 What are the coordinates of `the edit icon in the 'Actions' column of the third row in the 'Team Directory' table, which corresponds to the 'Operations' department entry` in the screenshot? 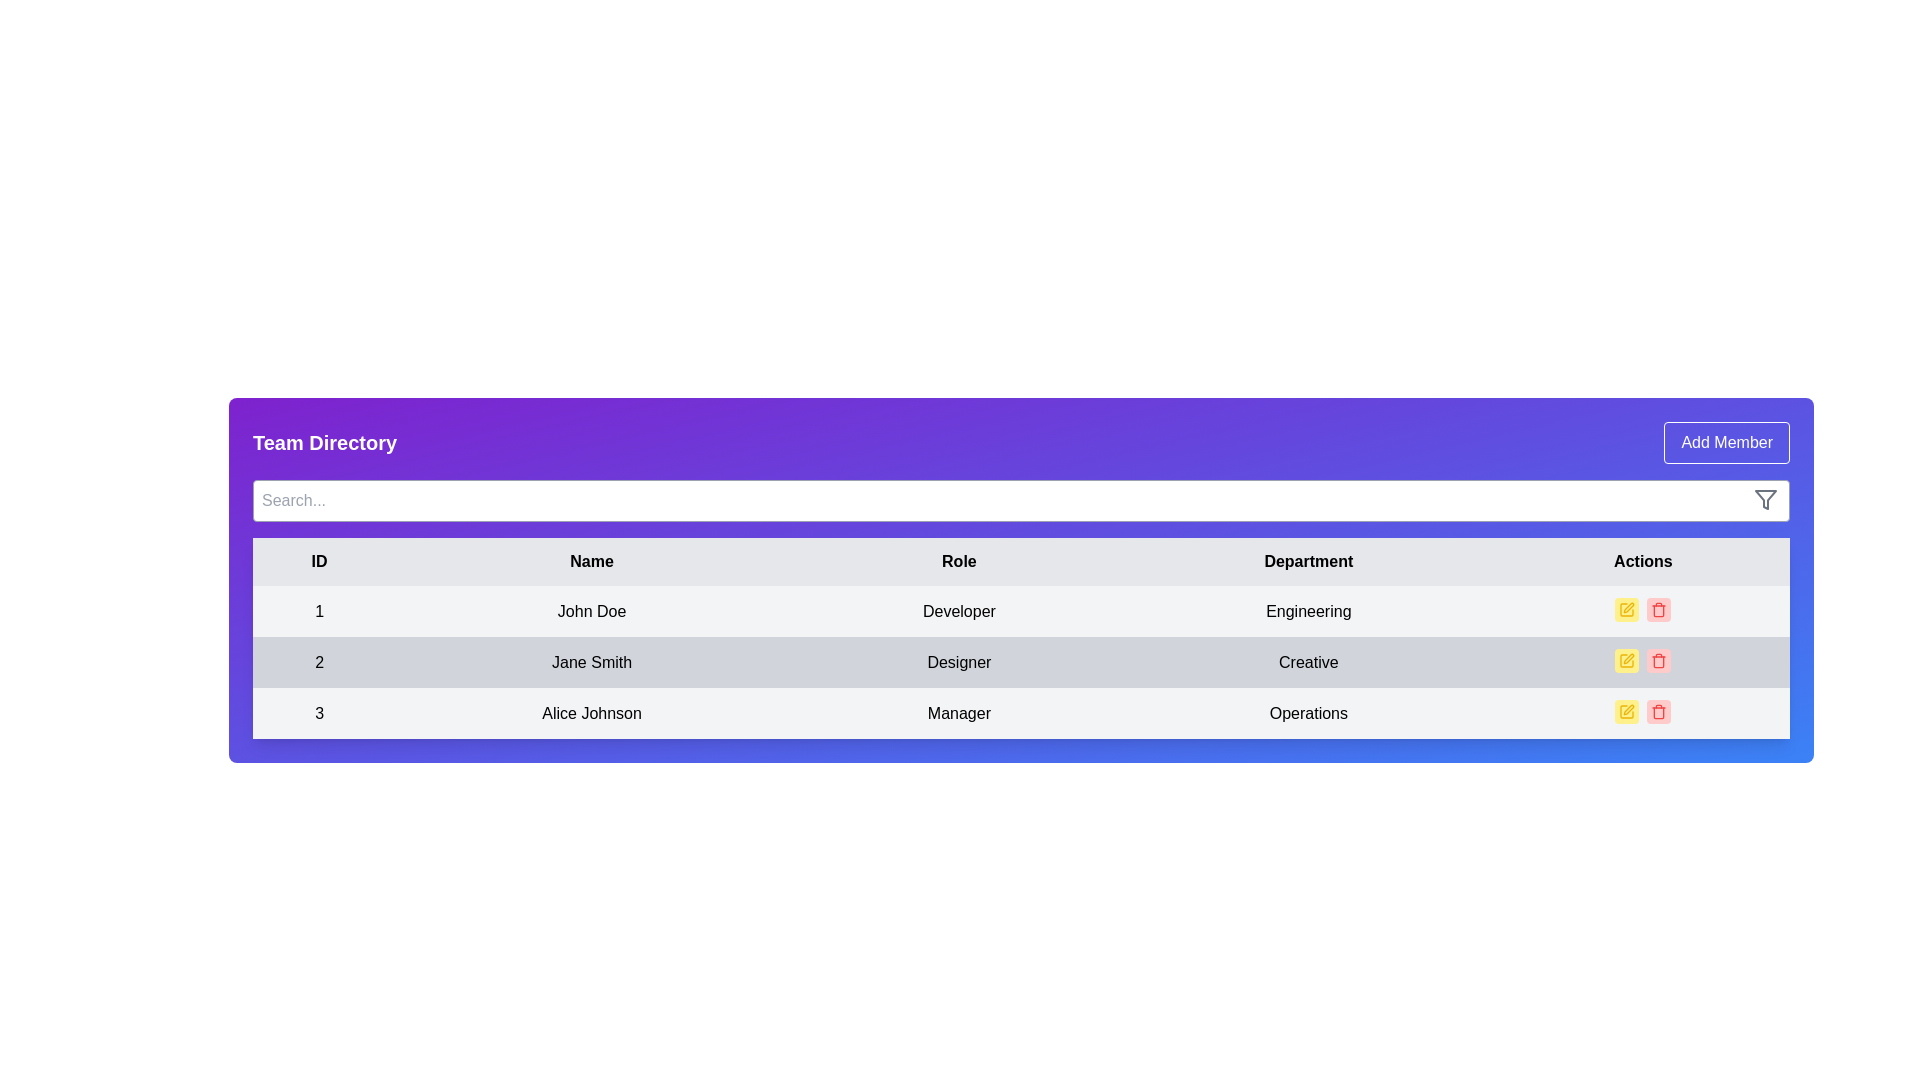 It's located at (1629, 708).